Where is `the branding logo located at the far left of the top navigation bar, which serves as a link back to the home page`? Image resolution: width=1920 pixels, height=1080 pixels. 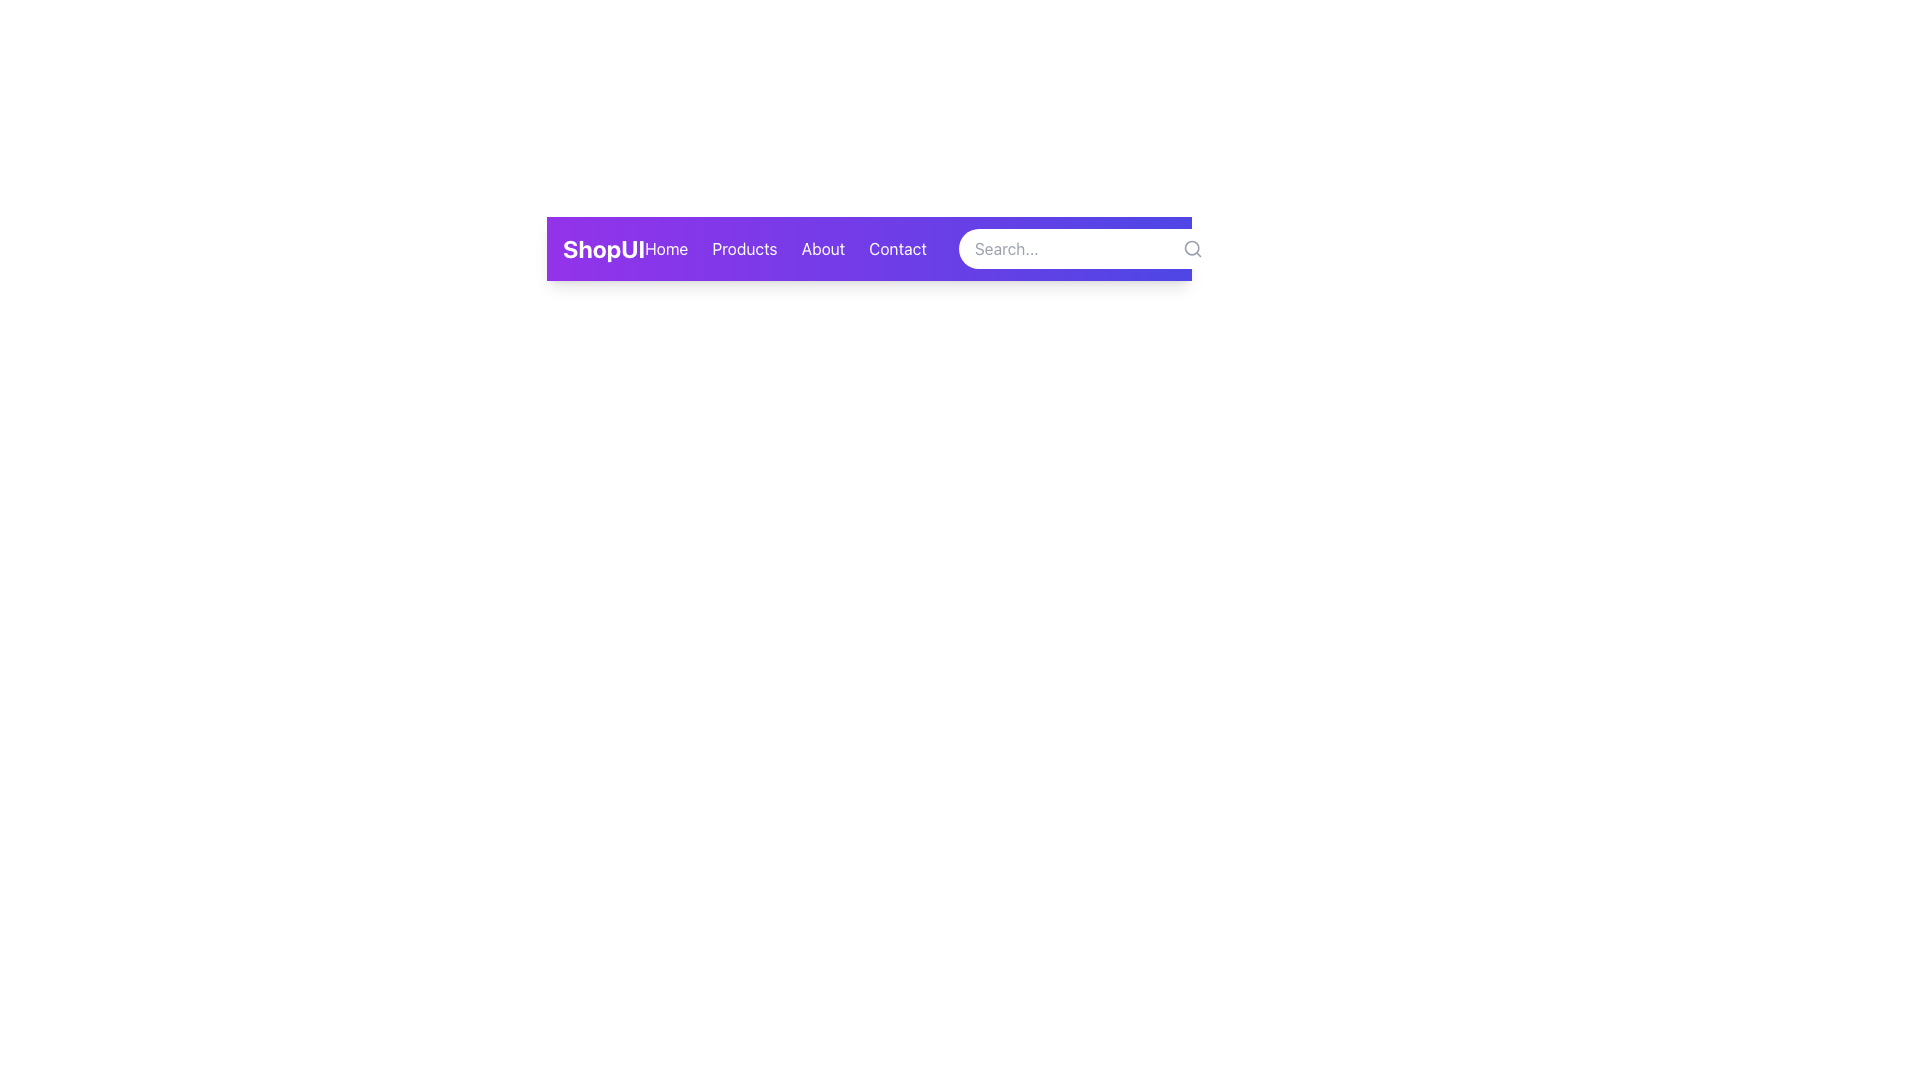
the branding logo located at the far left of the top navigation bar, which serves as a link back to the home page is located at coordinates (603, 248).